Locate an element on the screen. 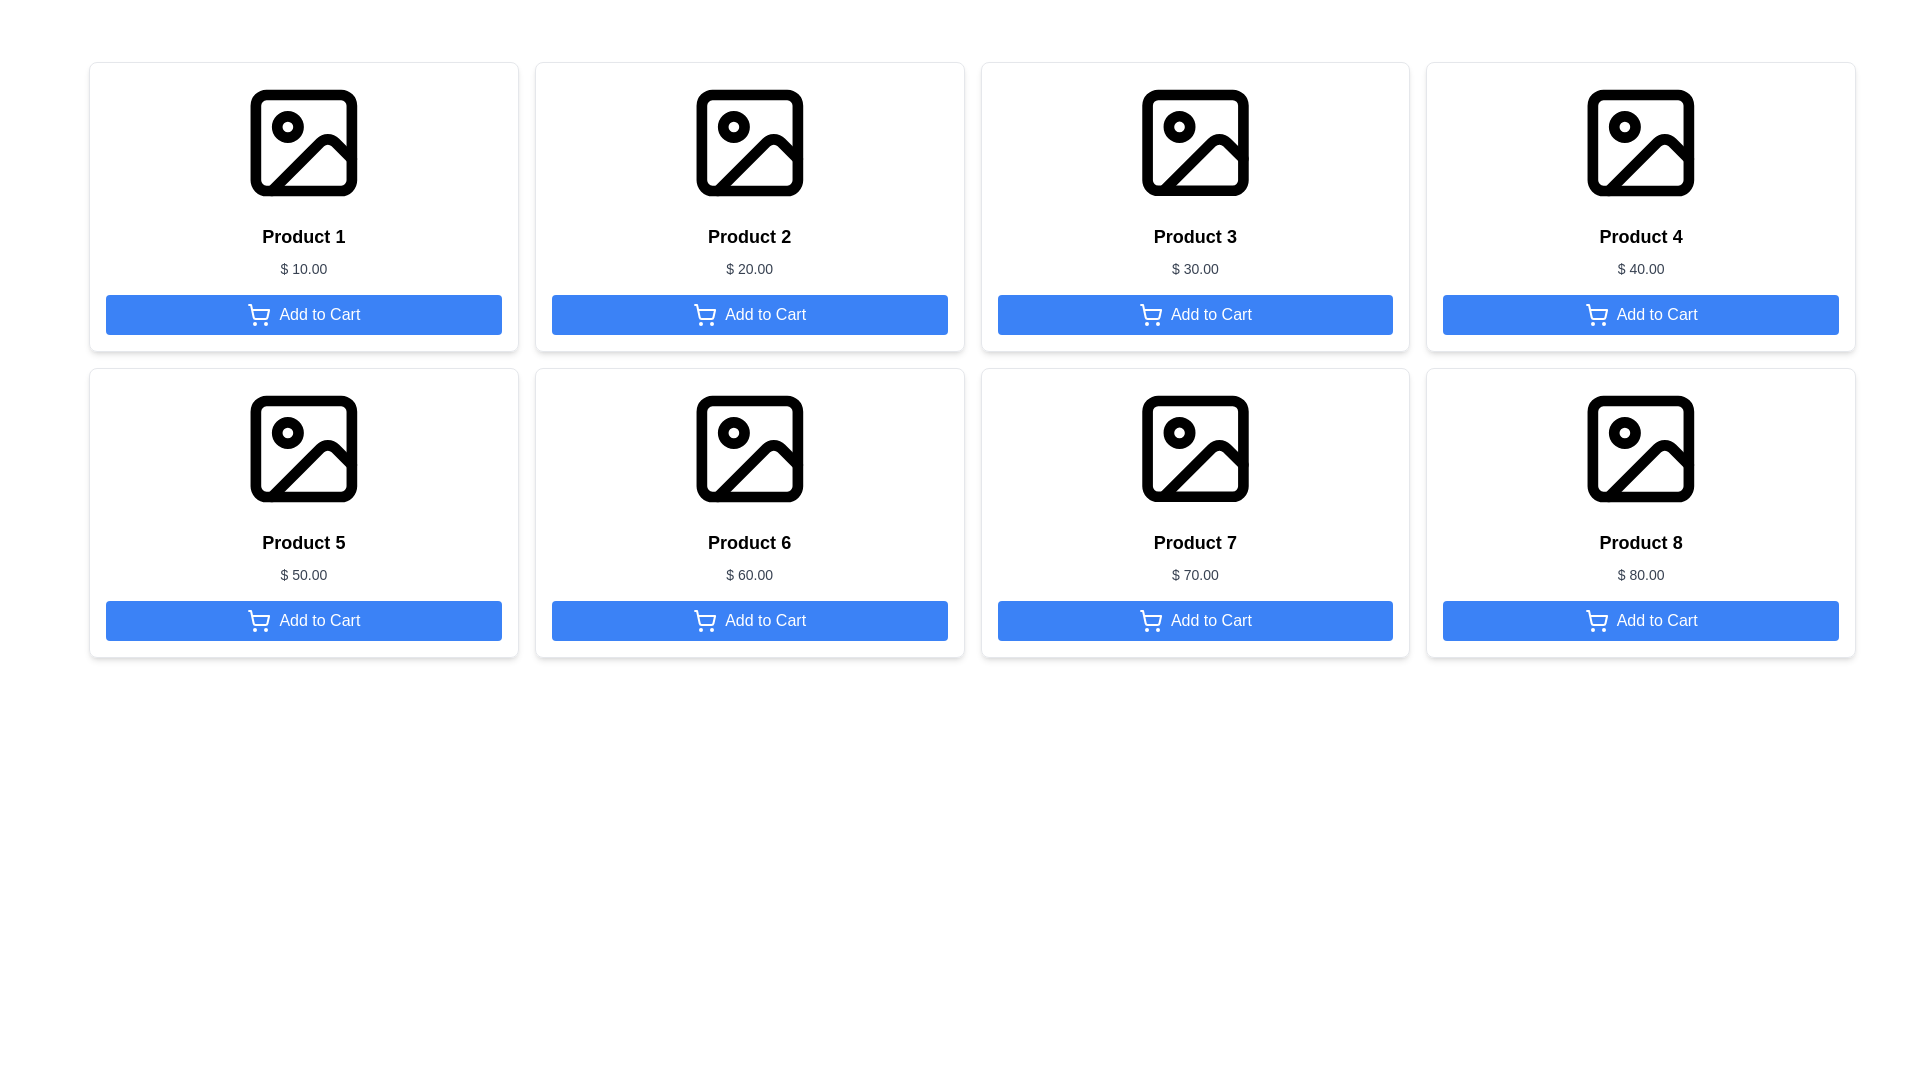  the text label displaying 'Product 5' which serves as the product header within the product card is located at coordinates (302, 543).